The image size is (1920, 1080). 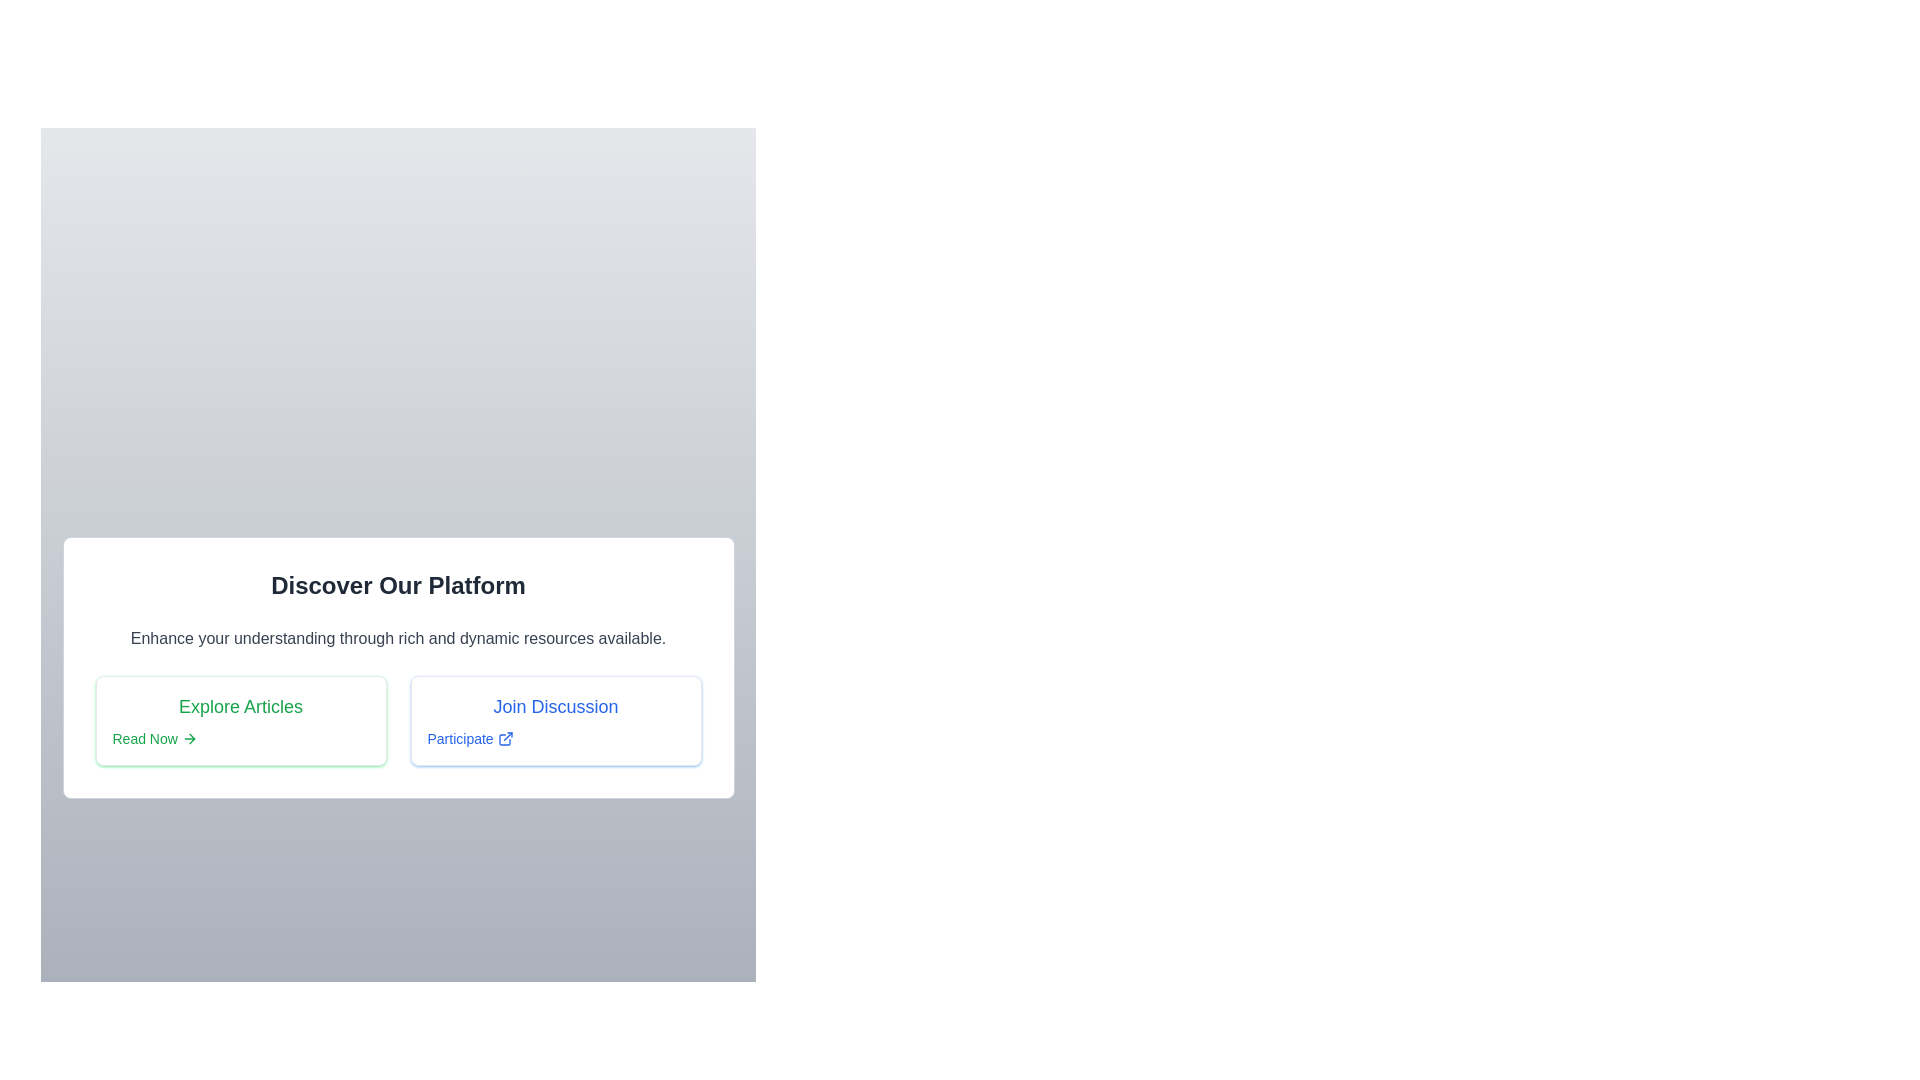 I want to click on the external link icon next to the 'Participate' label under 'Join Discussion', so click(x=504, y=740).